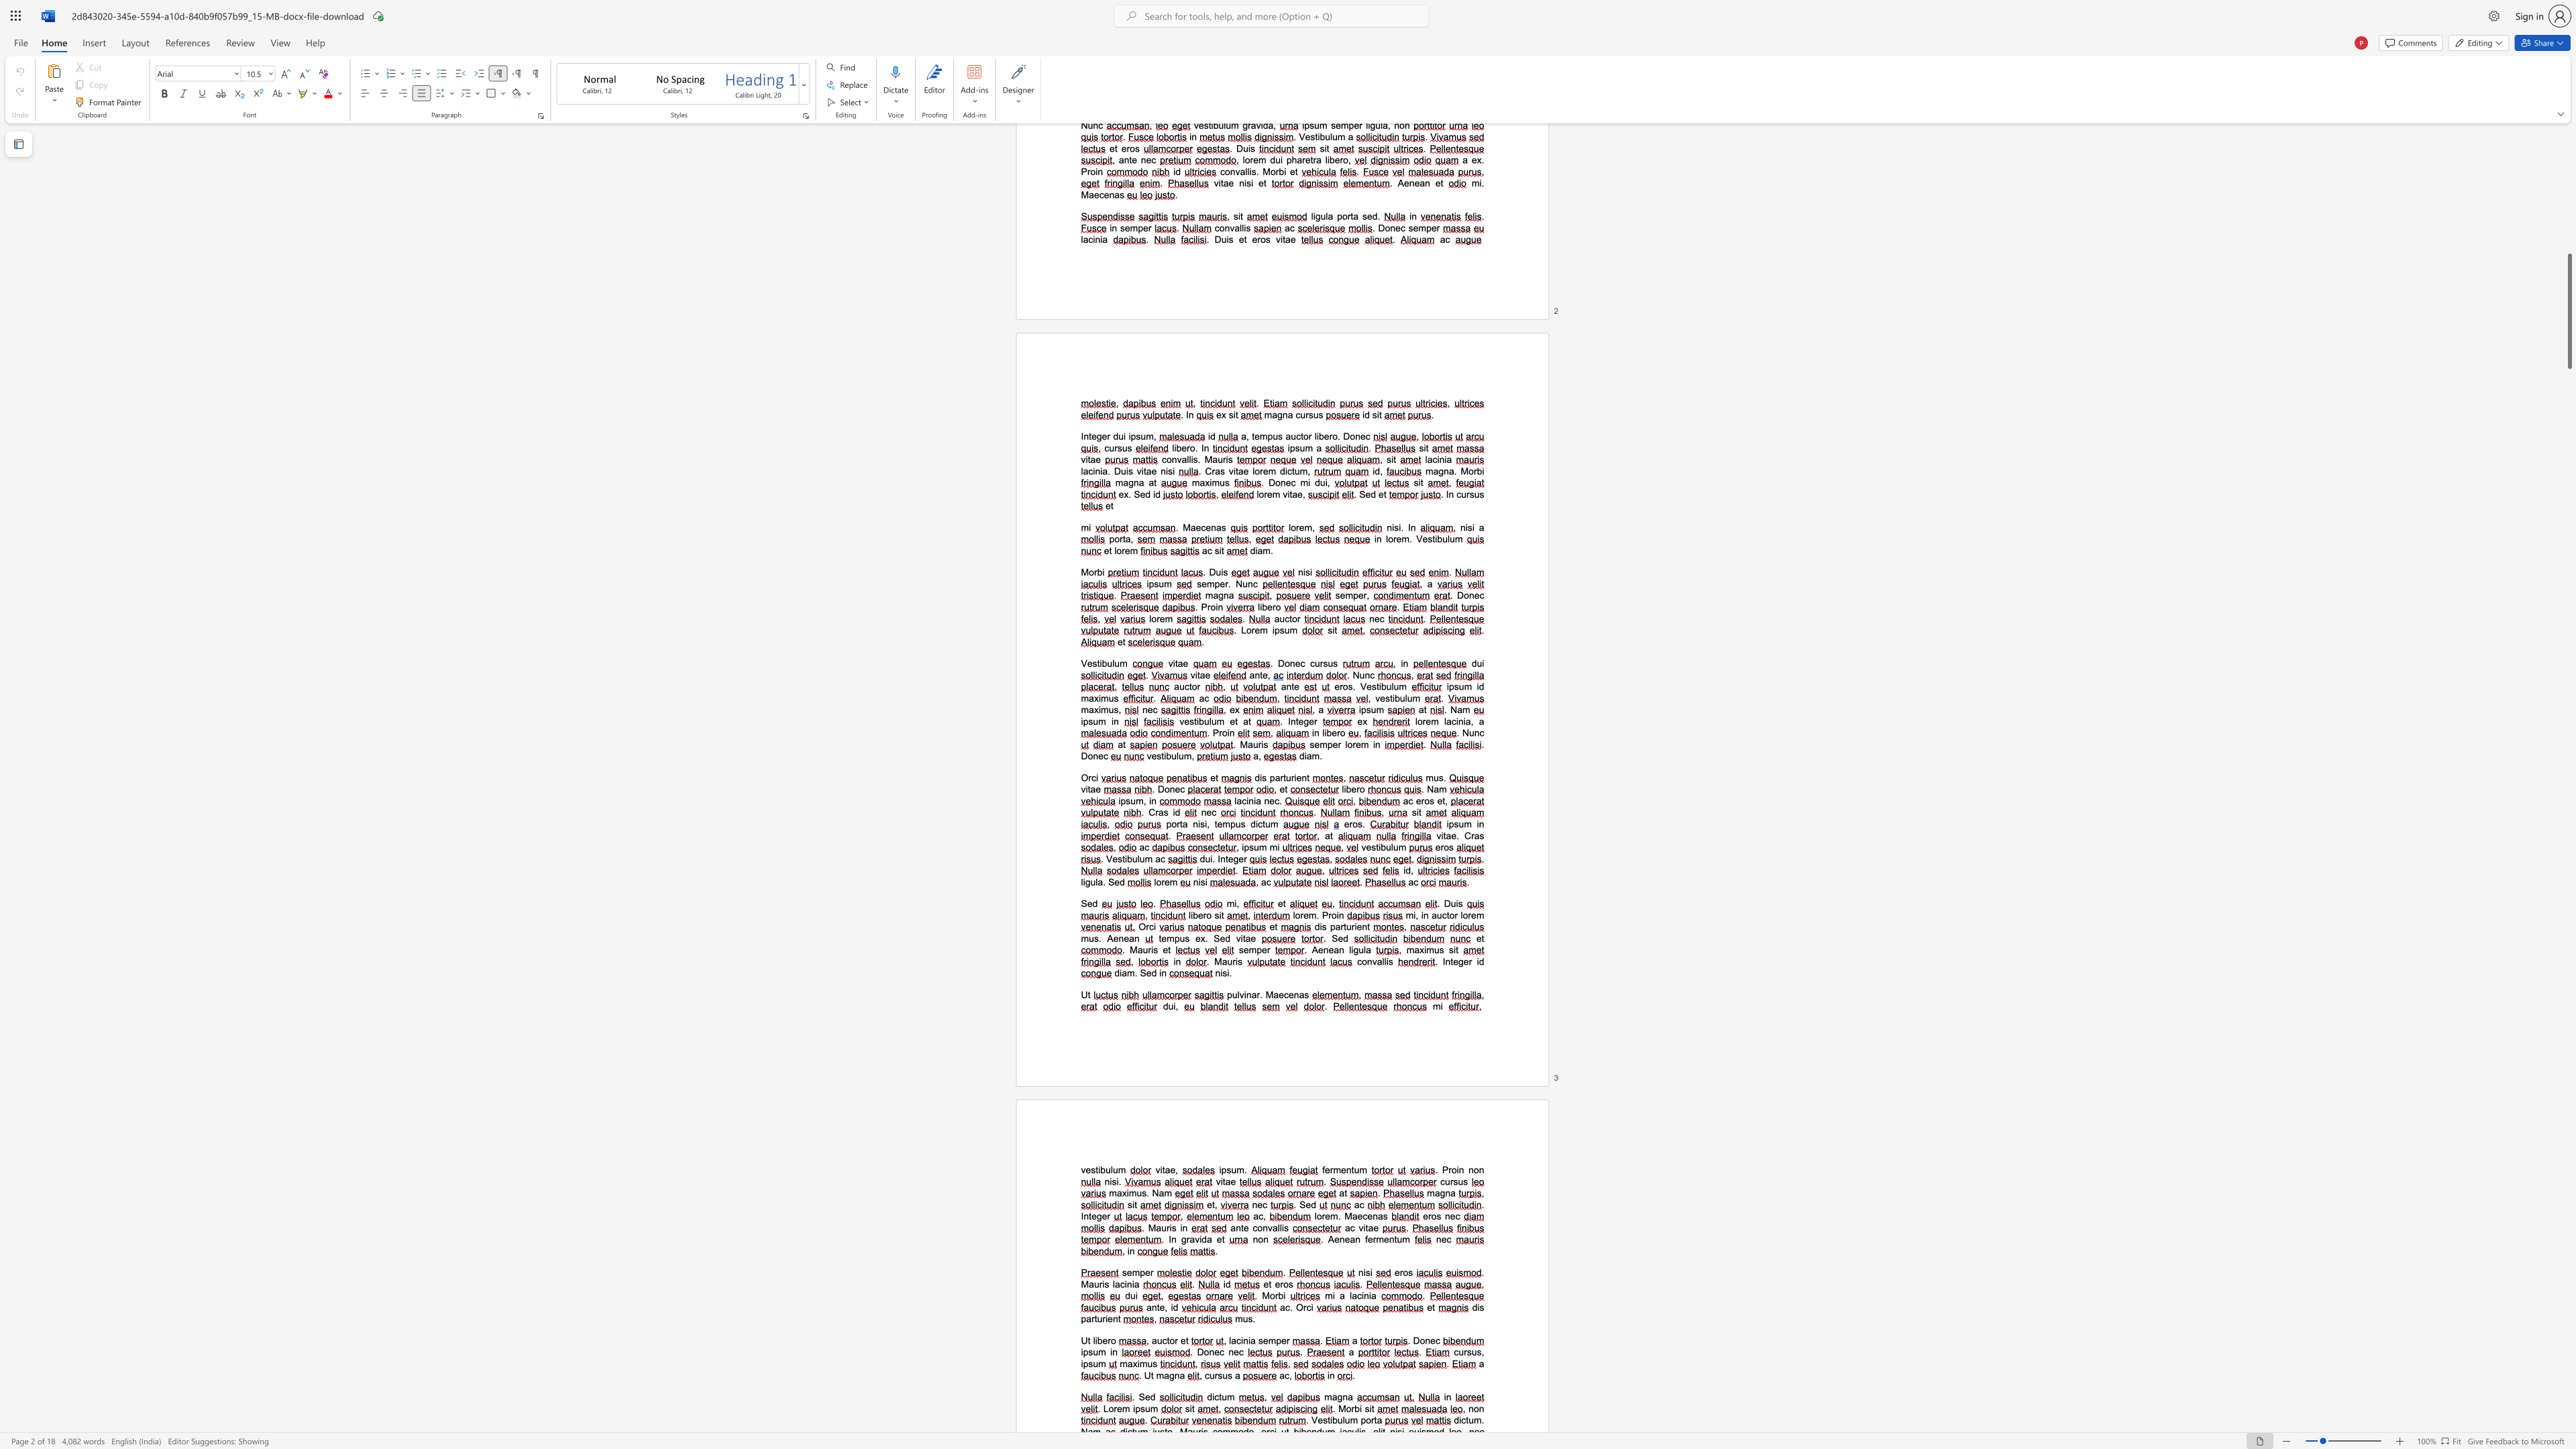 The height and width of the screenshot is (1449, 2576). What do you see at coordinates (1127, 1191) in the screenshot?
I see `the 1th character "i" in the text` at bounding box center [1127, 1191].